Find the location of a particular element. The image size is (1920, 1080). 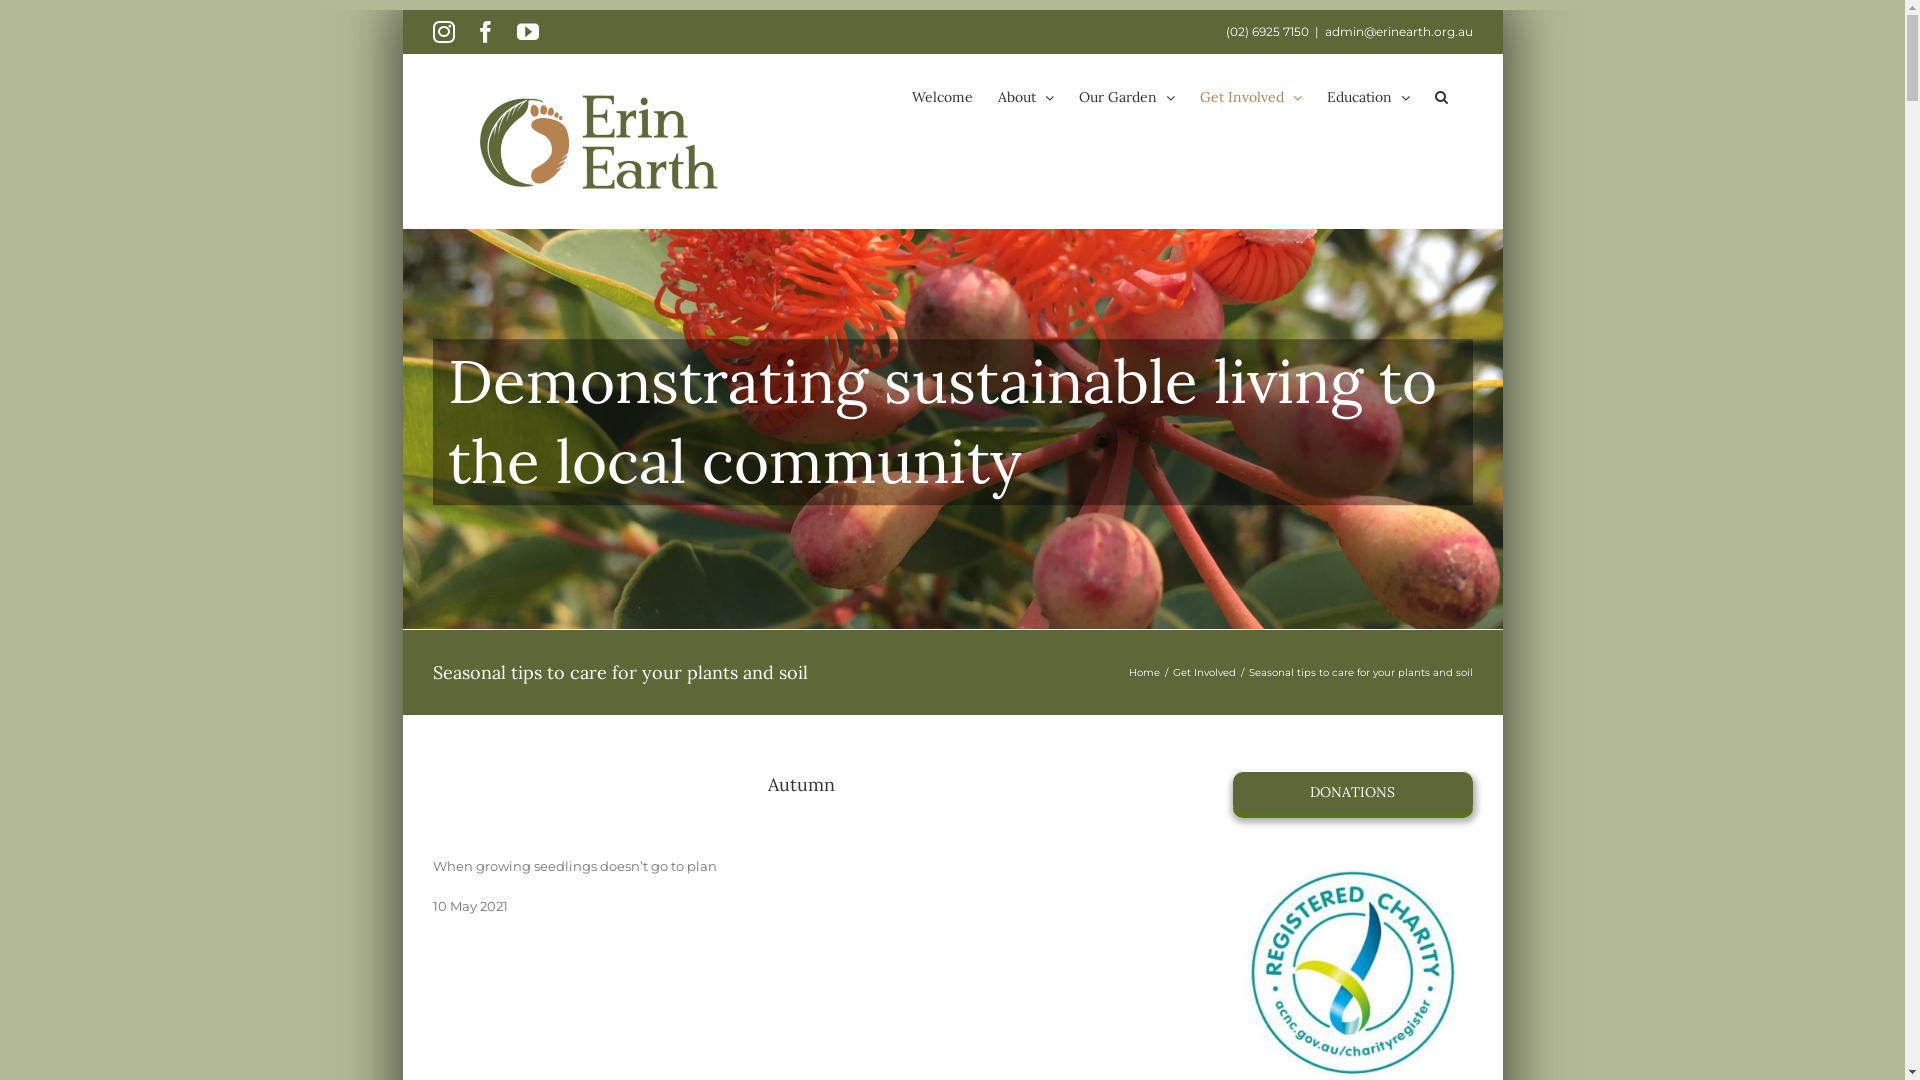

'Our Garden' is located at coordinates (1126, 96).